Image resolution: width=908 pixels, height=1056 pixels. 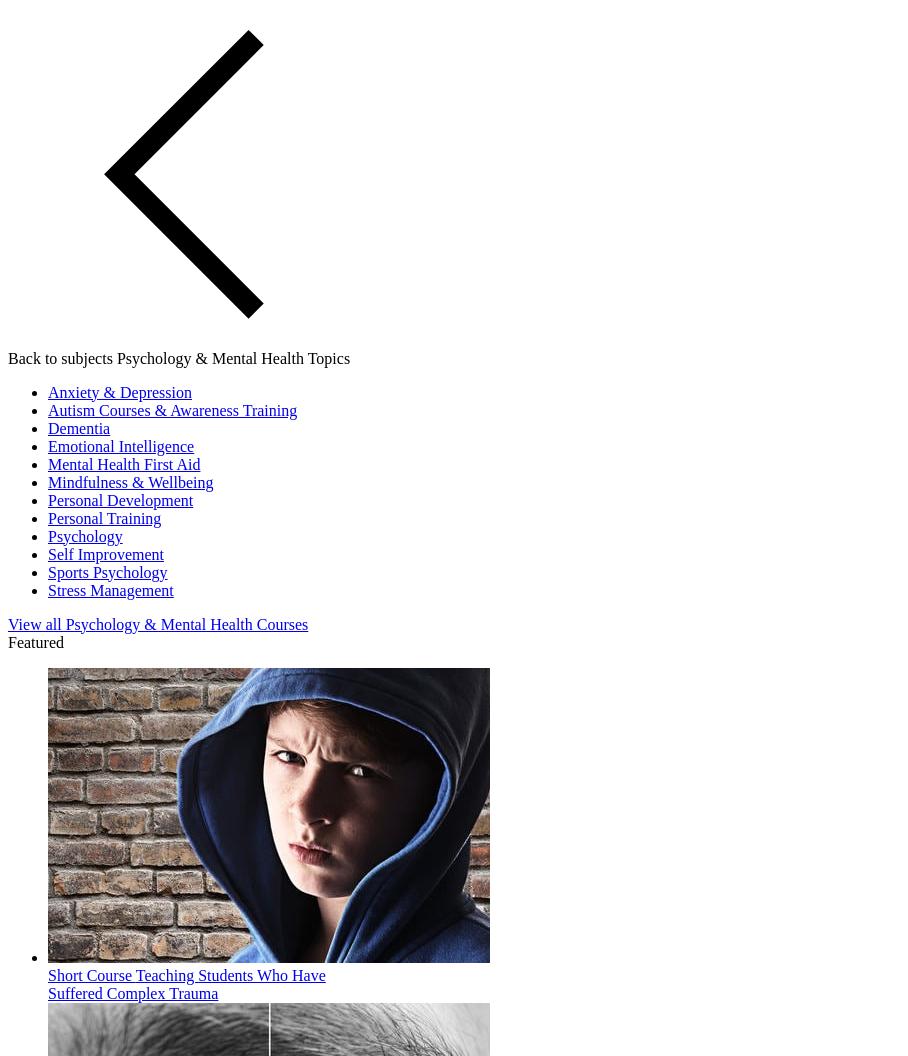 What do you see at coordinates (48, 571) in the screenshot?
I see `'Sports Psychology'` at bounding box center [48, 571].